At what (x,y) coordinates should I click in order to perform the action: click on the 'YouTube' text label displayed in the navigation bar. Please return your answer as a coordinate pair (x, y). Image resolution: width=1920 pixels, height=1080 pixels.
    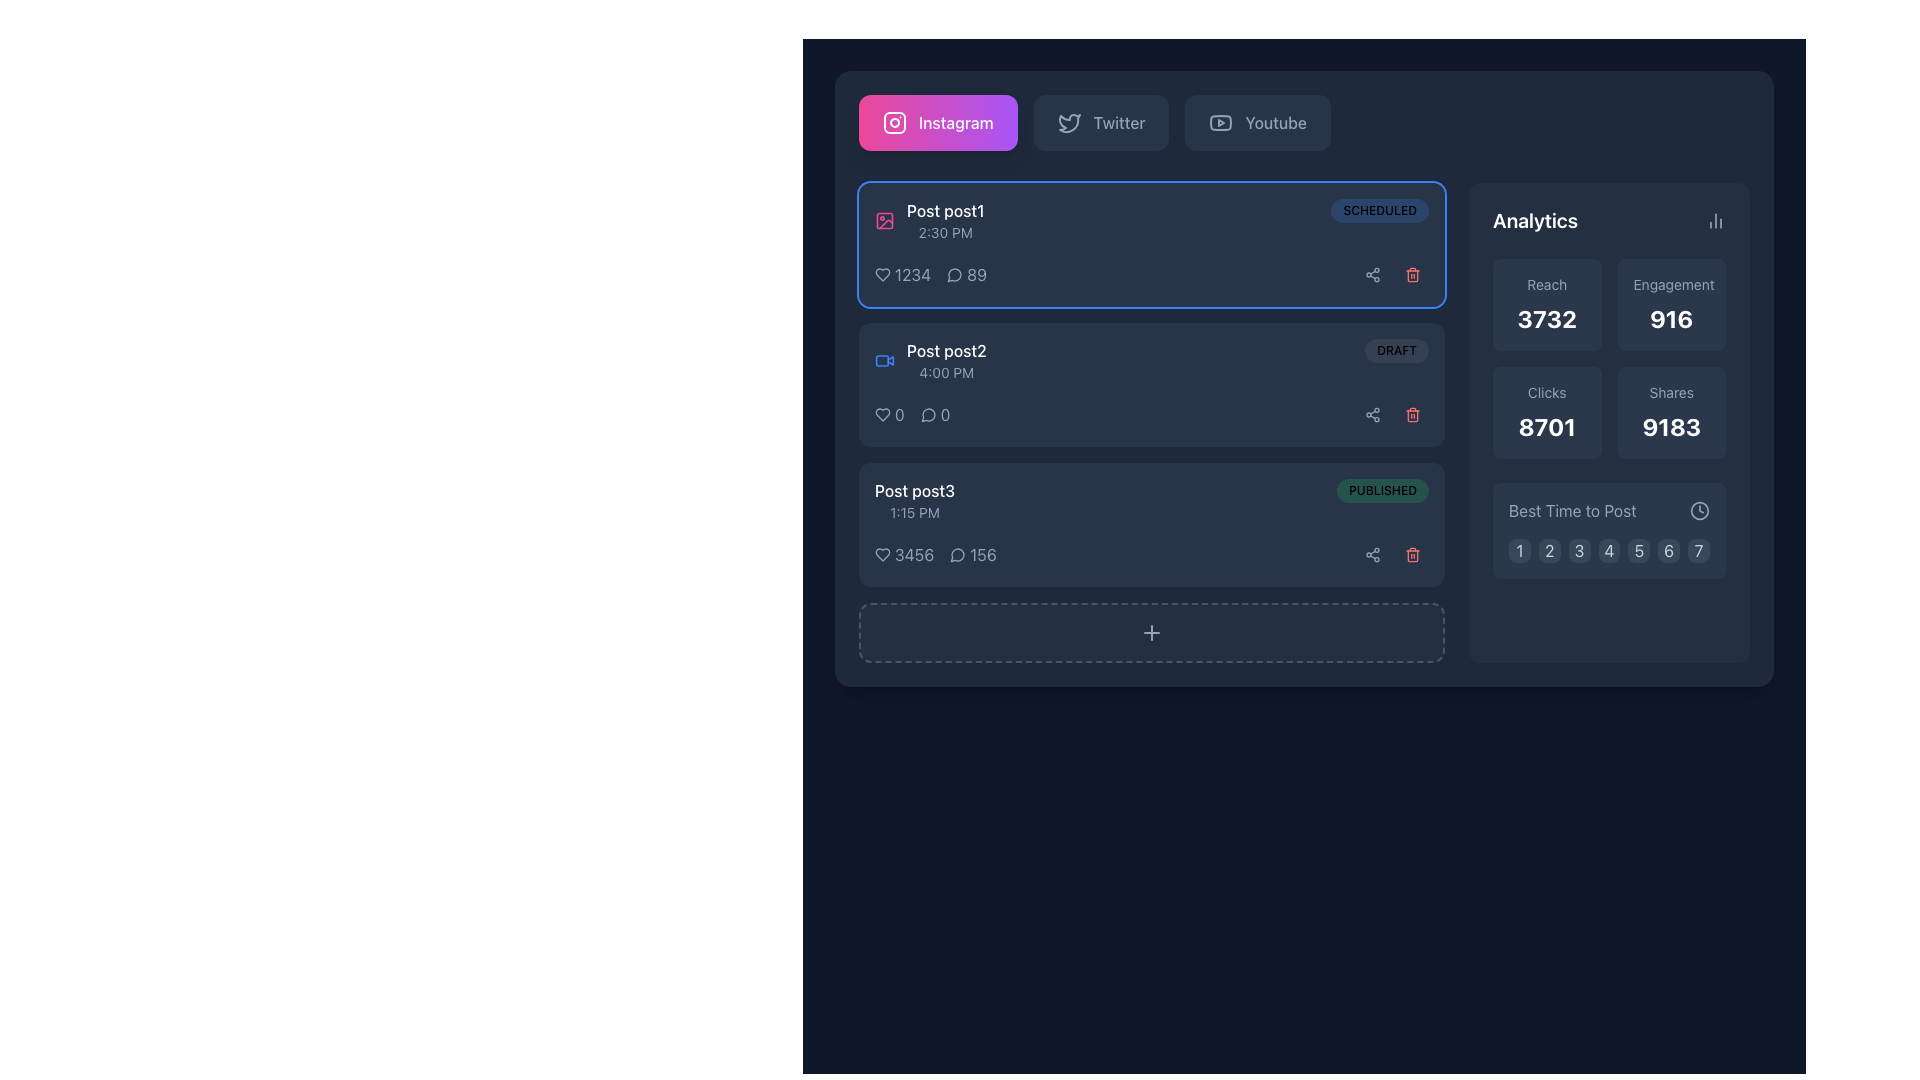
    Looking at the image, I should click on (1275, 123).